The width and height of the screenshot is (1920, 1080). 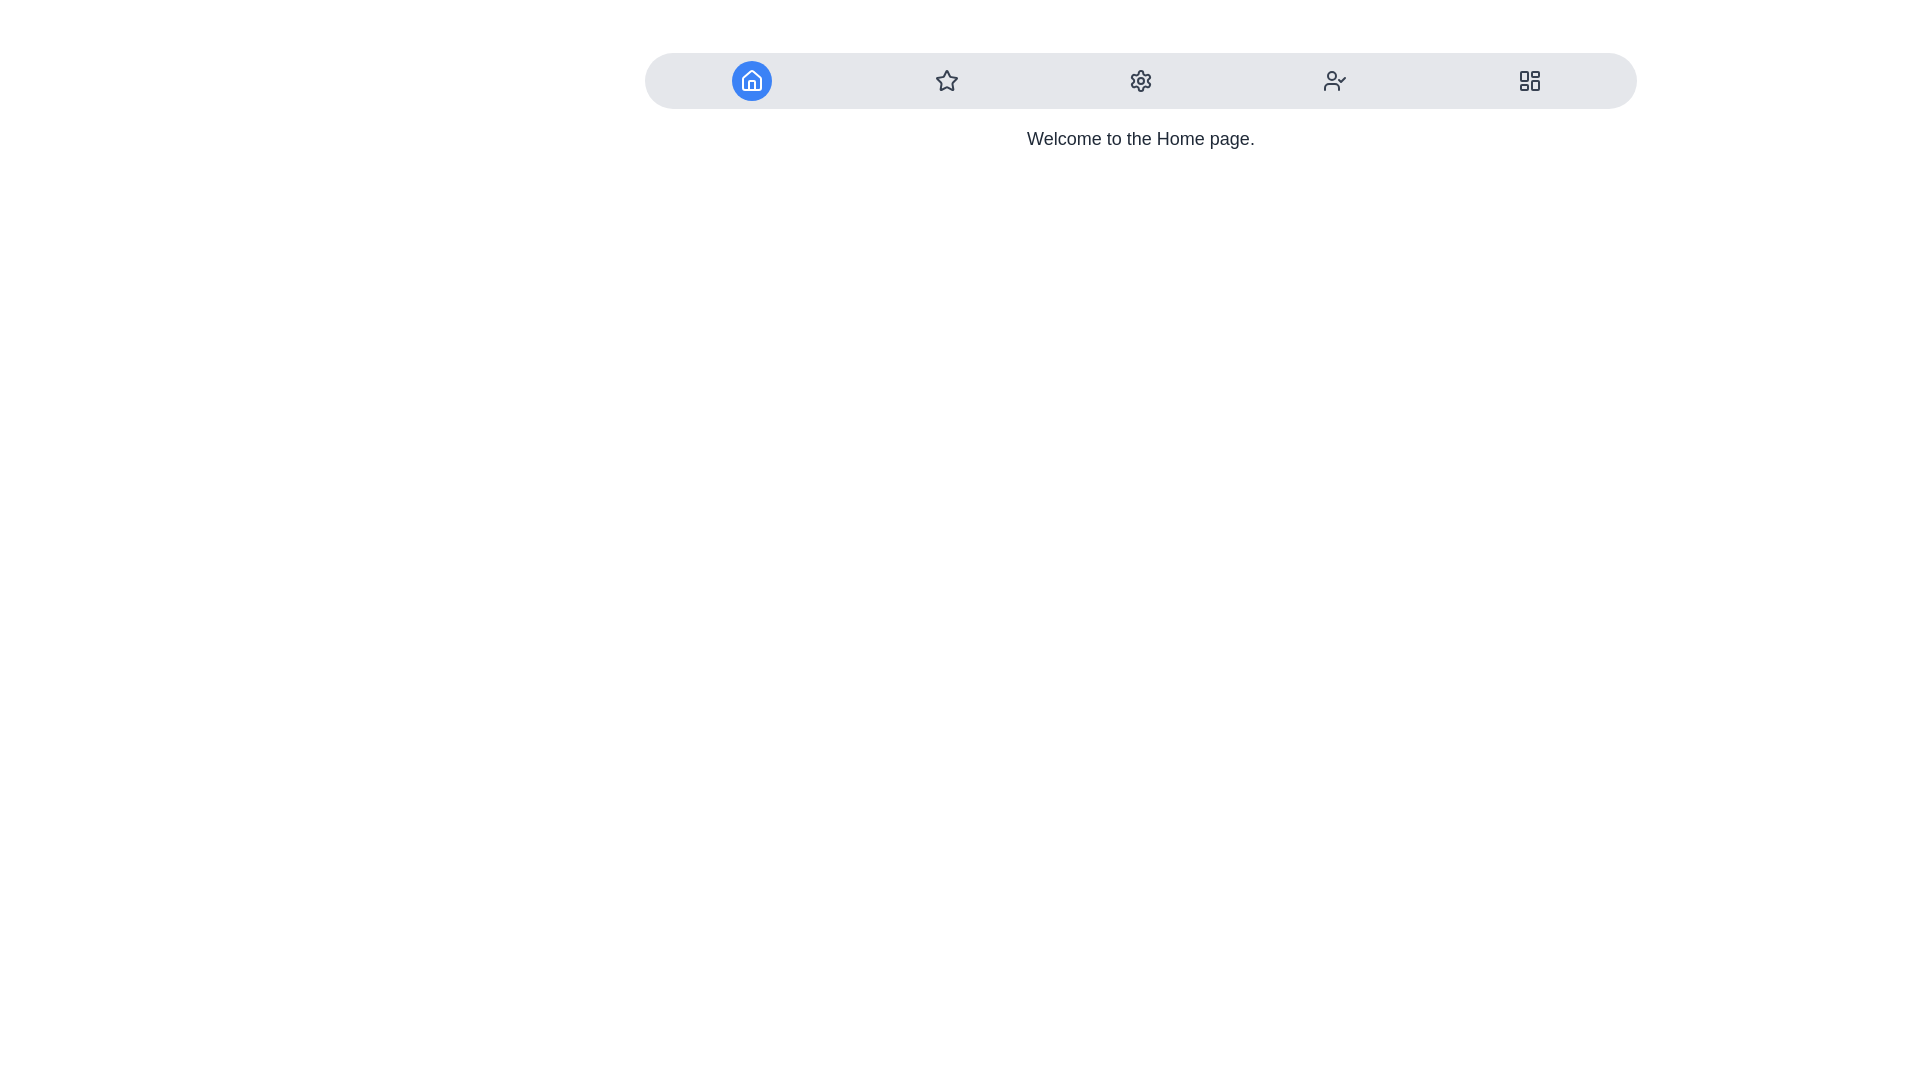 I want to click on the tab corresponding to Profile, so click(x=1335, y=80).